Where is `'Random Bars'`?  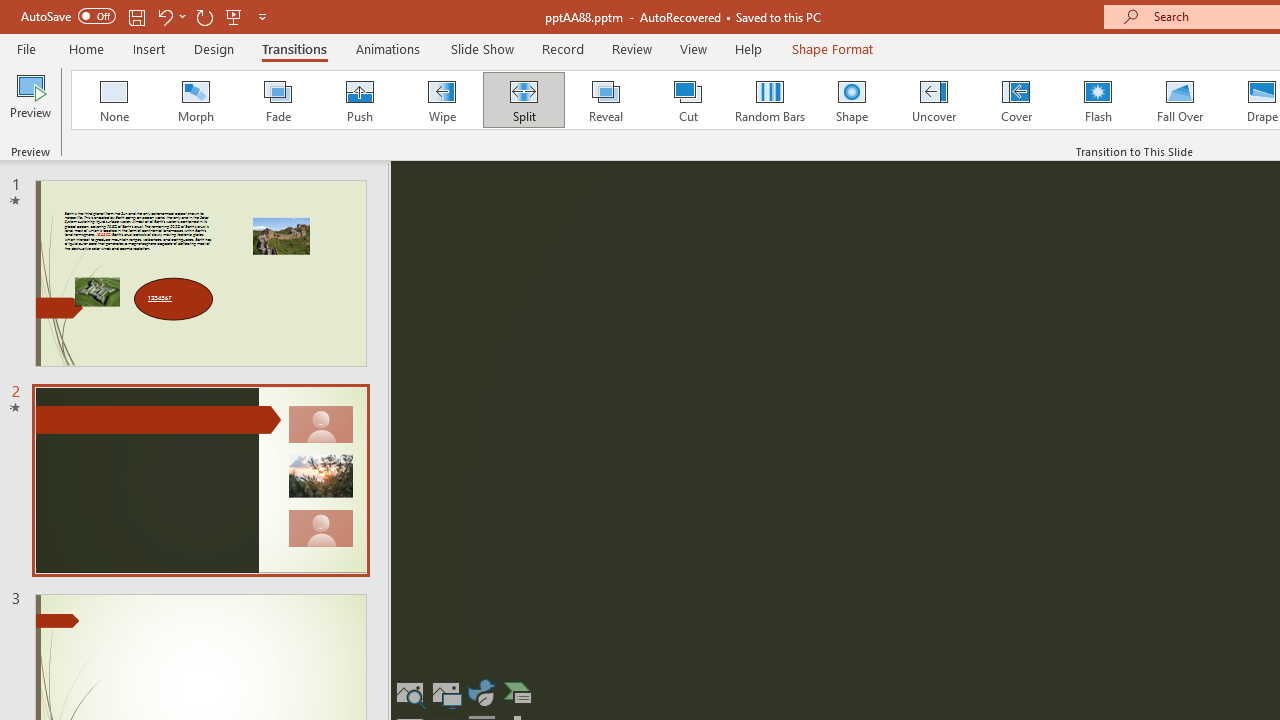 'Random Bars' is located at coordinates (769, 100).